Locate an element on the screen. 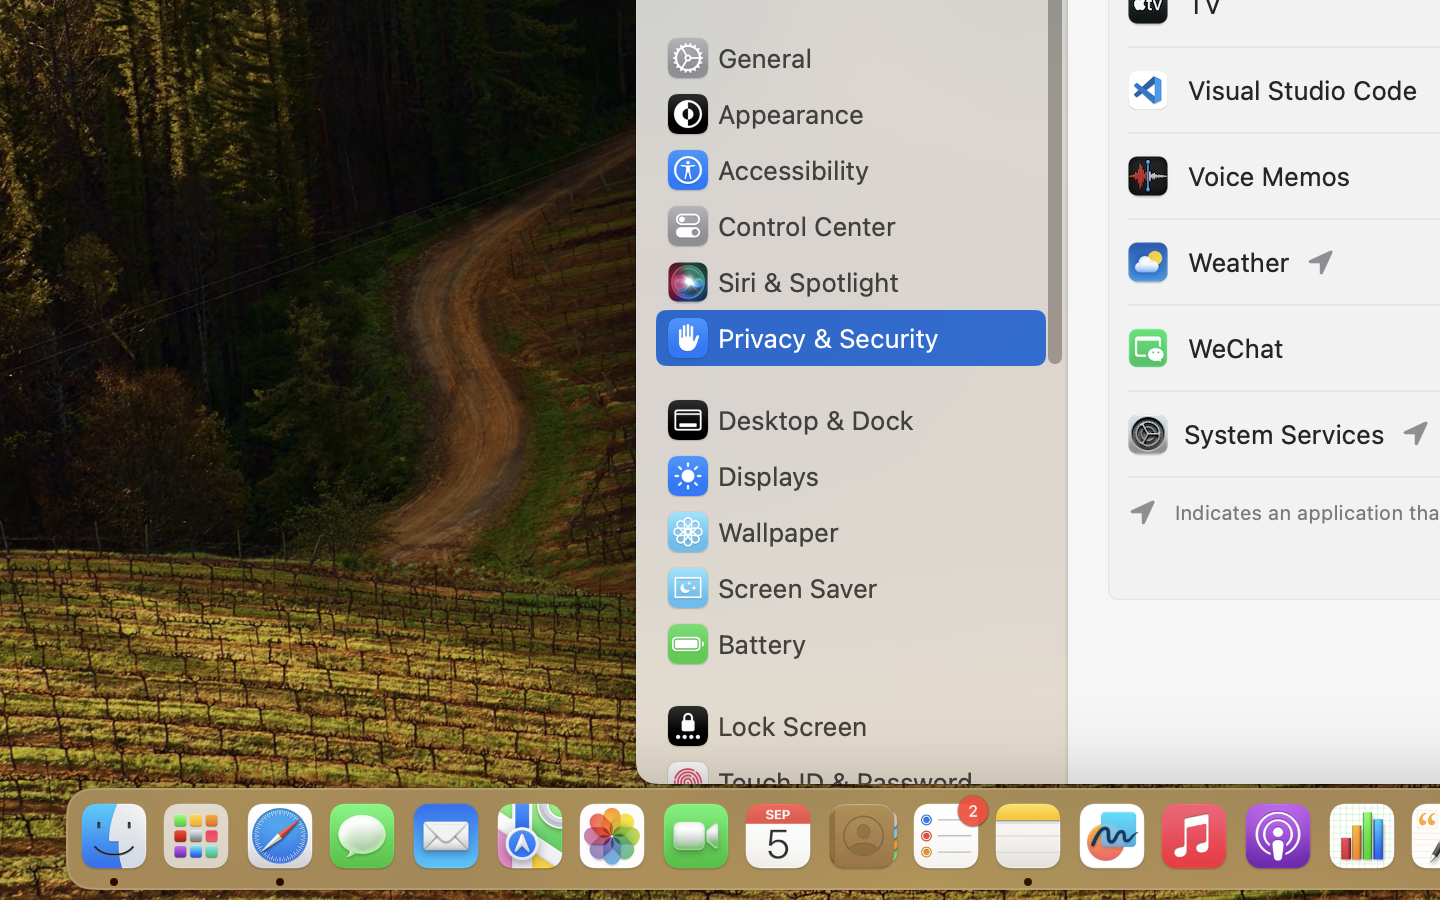 The width and height of the screenshot is (1440, 900). 'Weather' is located at coordinates (1206, 260).